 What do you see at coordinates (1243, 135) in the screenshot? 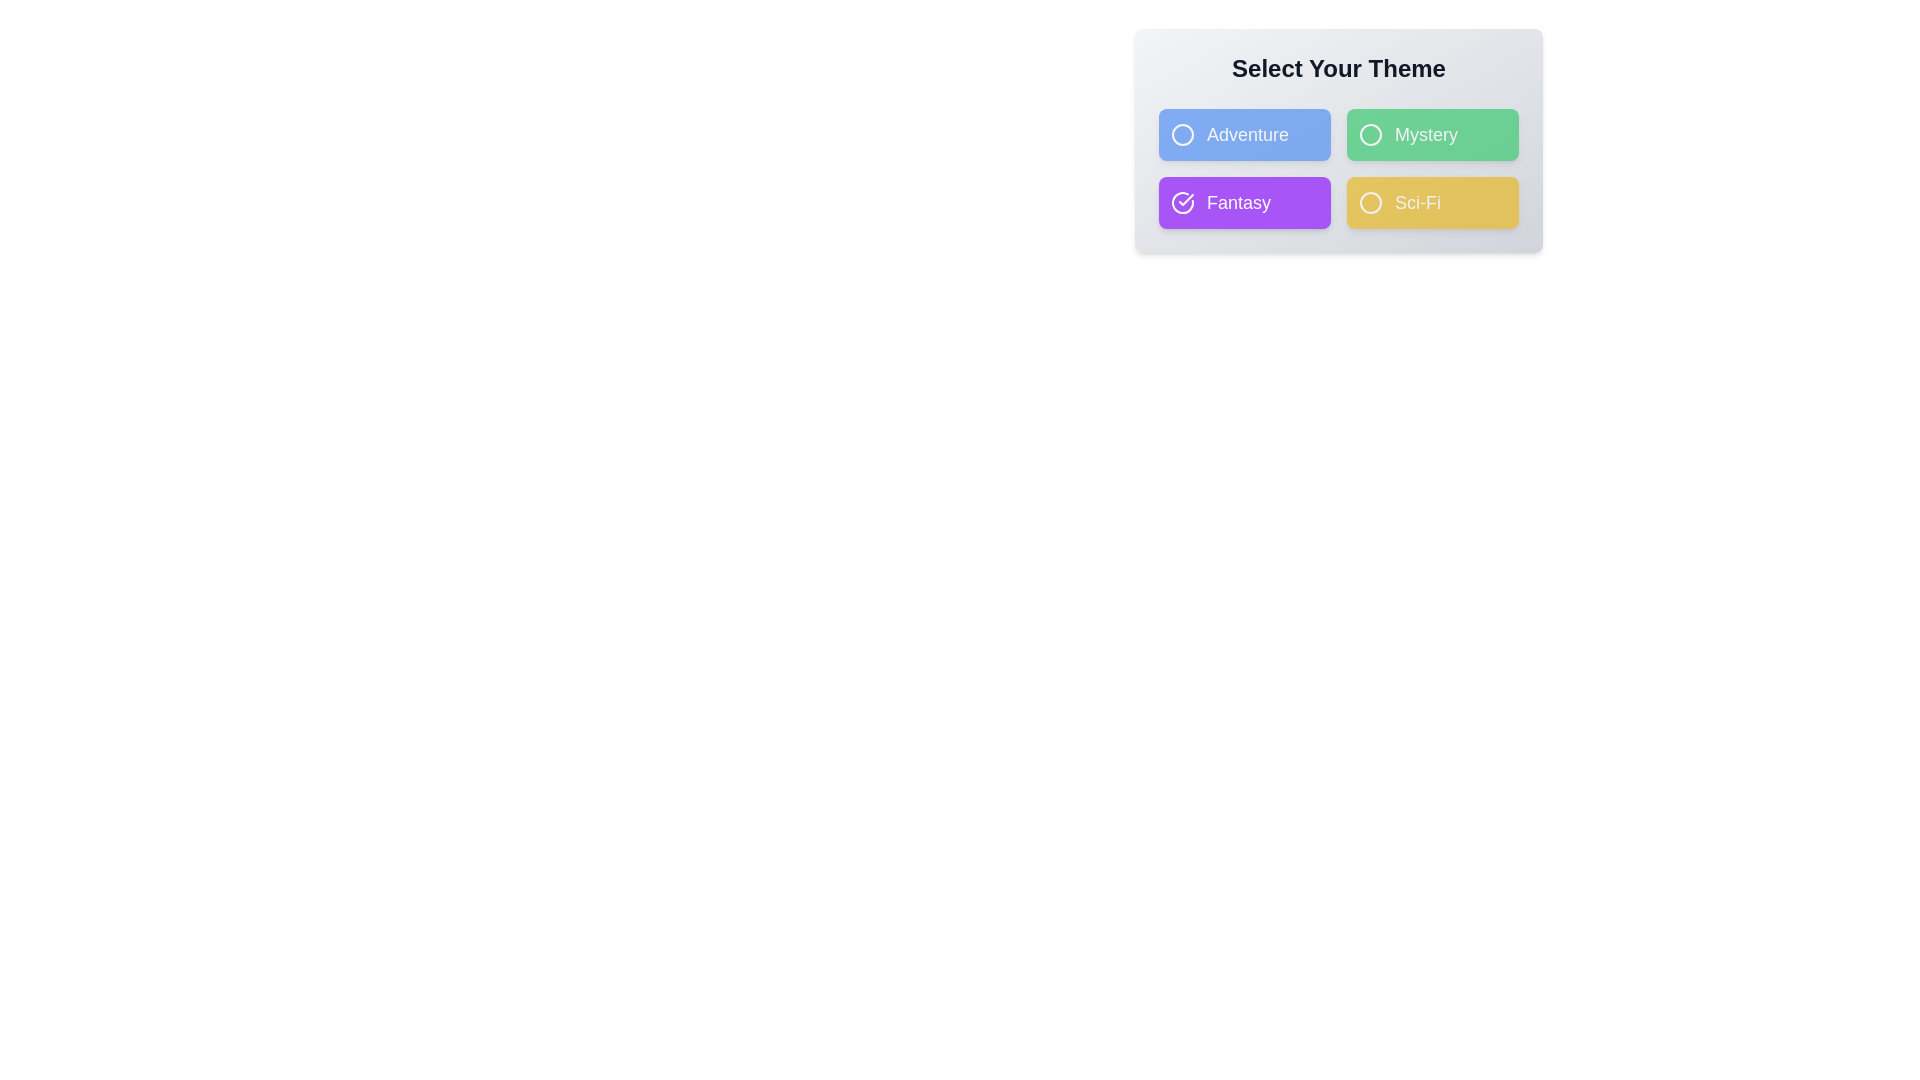
I see `the theme button corresponding to Adventure` at bounding box center [1243, 135].